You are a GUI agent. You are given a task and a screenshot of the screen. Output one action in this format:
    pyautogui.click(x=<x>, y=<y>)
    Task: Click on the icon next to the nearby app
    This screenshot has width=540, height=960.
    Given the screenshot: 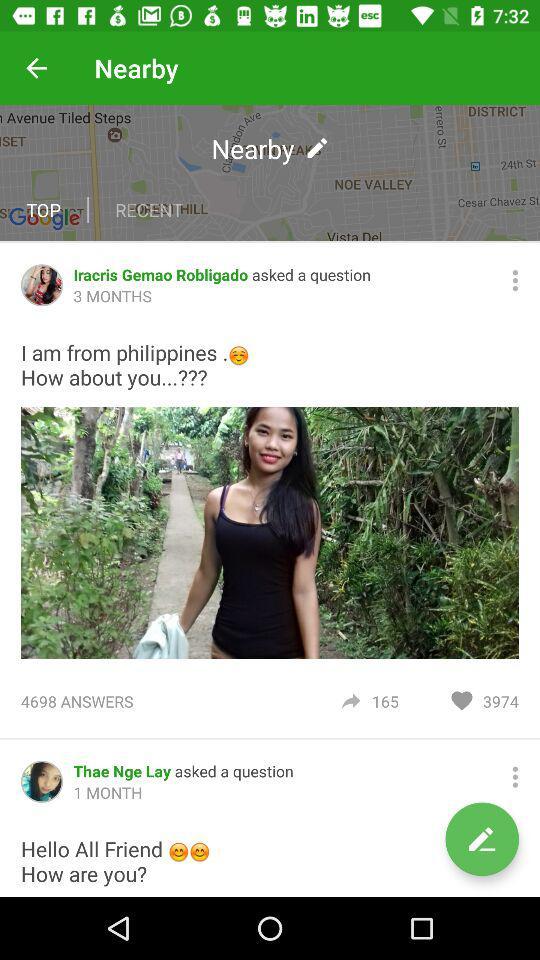 What is the action you would take?
    pyautogui.click(x=36, y=68)
    